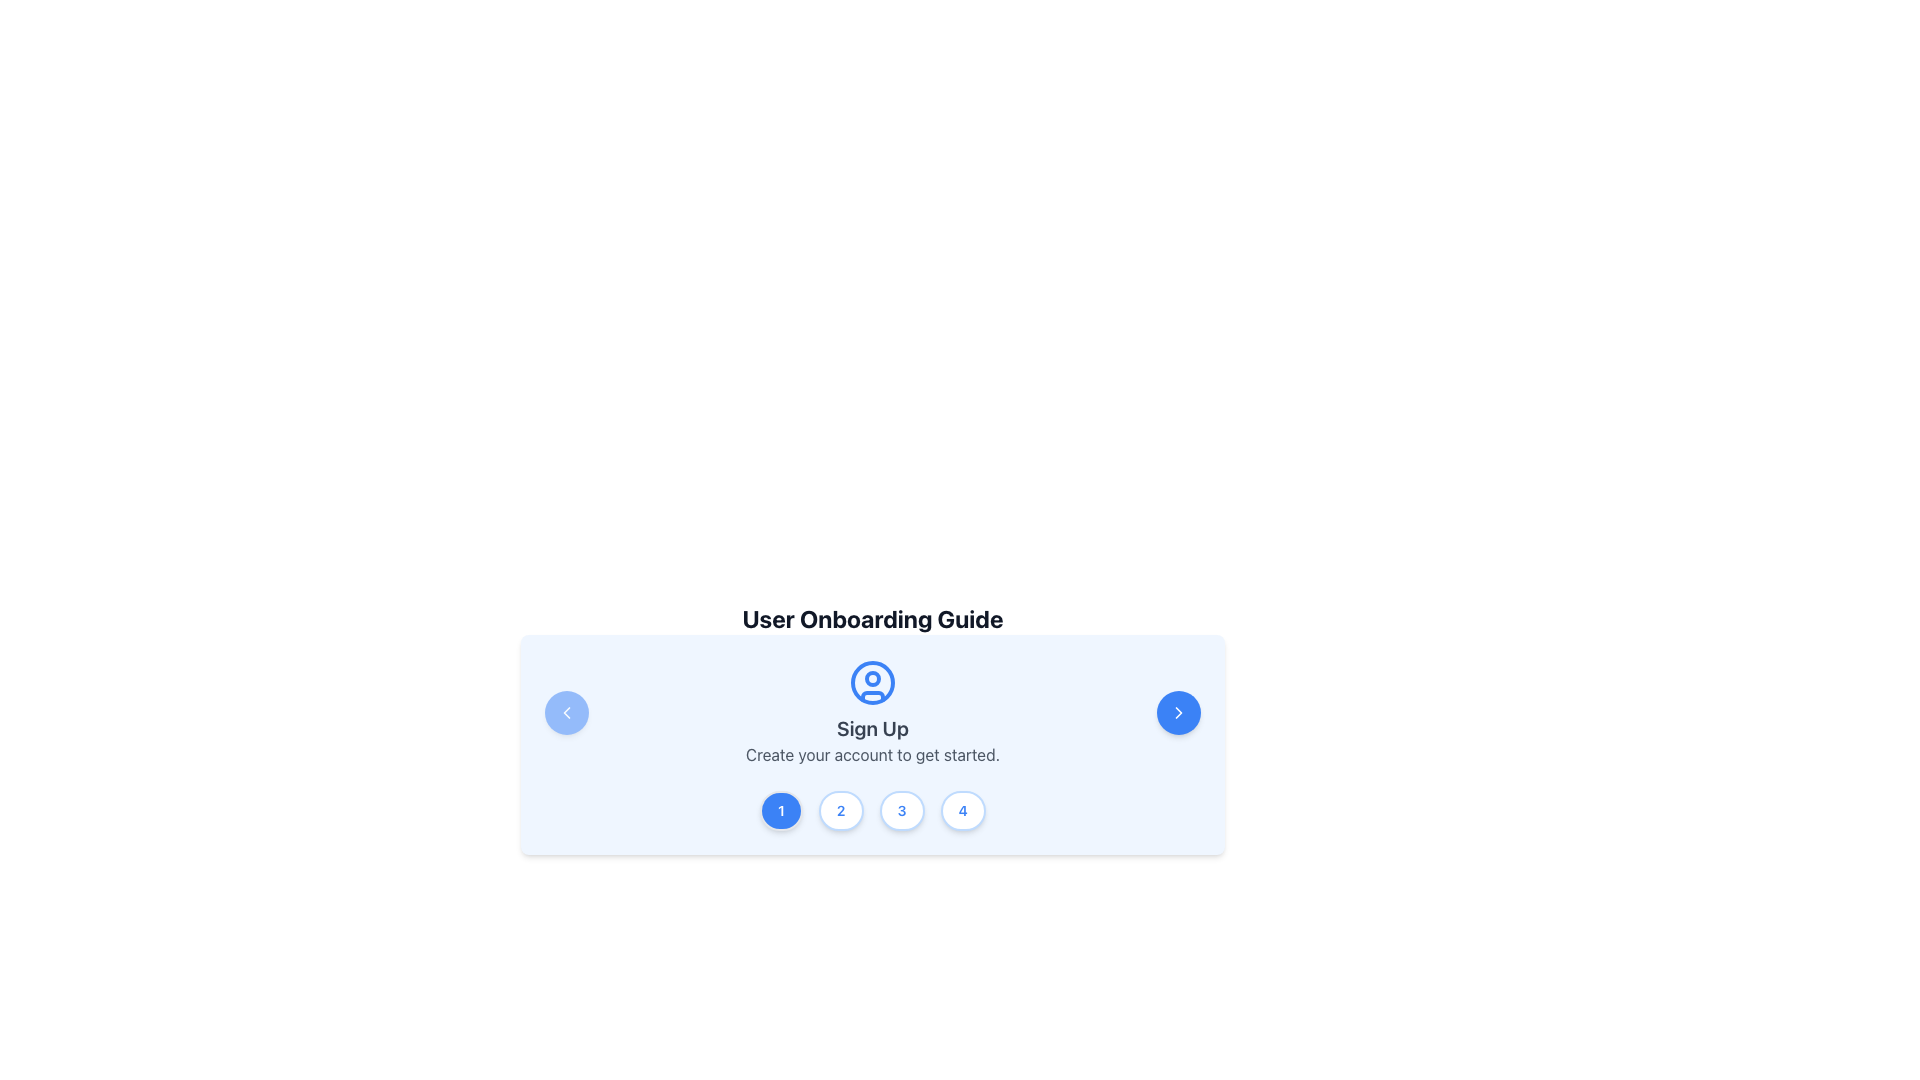 The width and height of the screenshot is (1920, 1080). I want to click on the specific numbered button within the horizontal step indicator located below the 'Sign Up' title in the blue-on-white modal, so click(873, 810).